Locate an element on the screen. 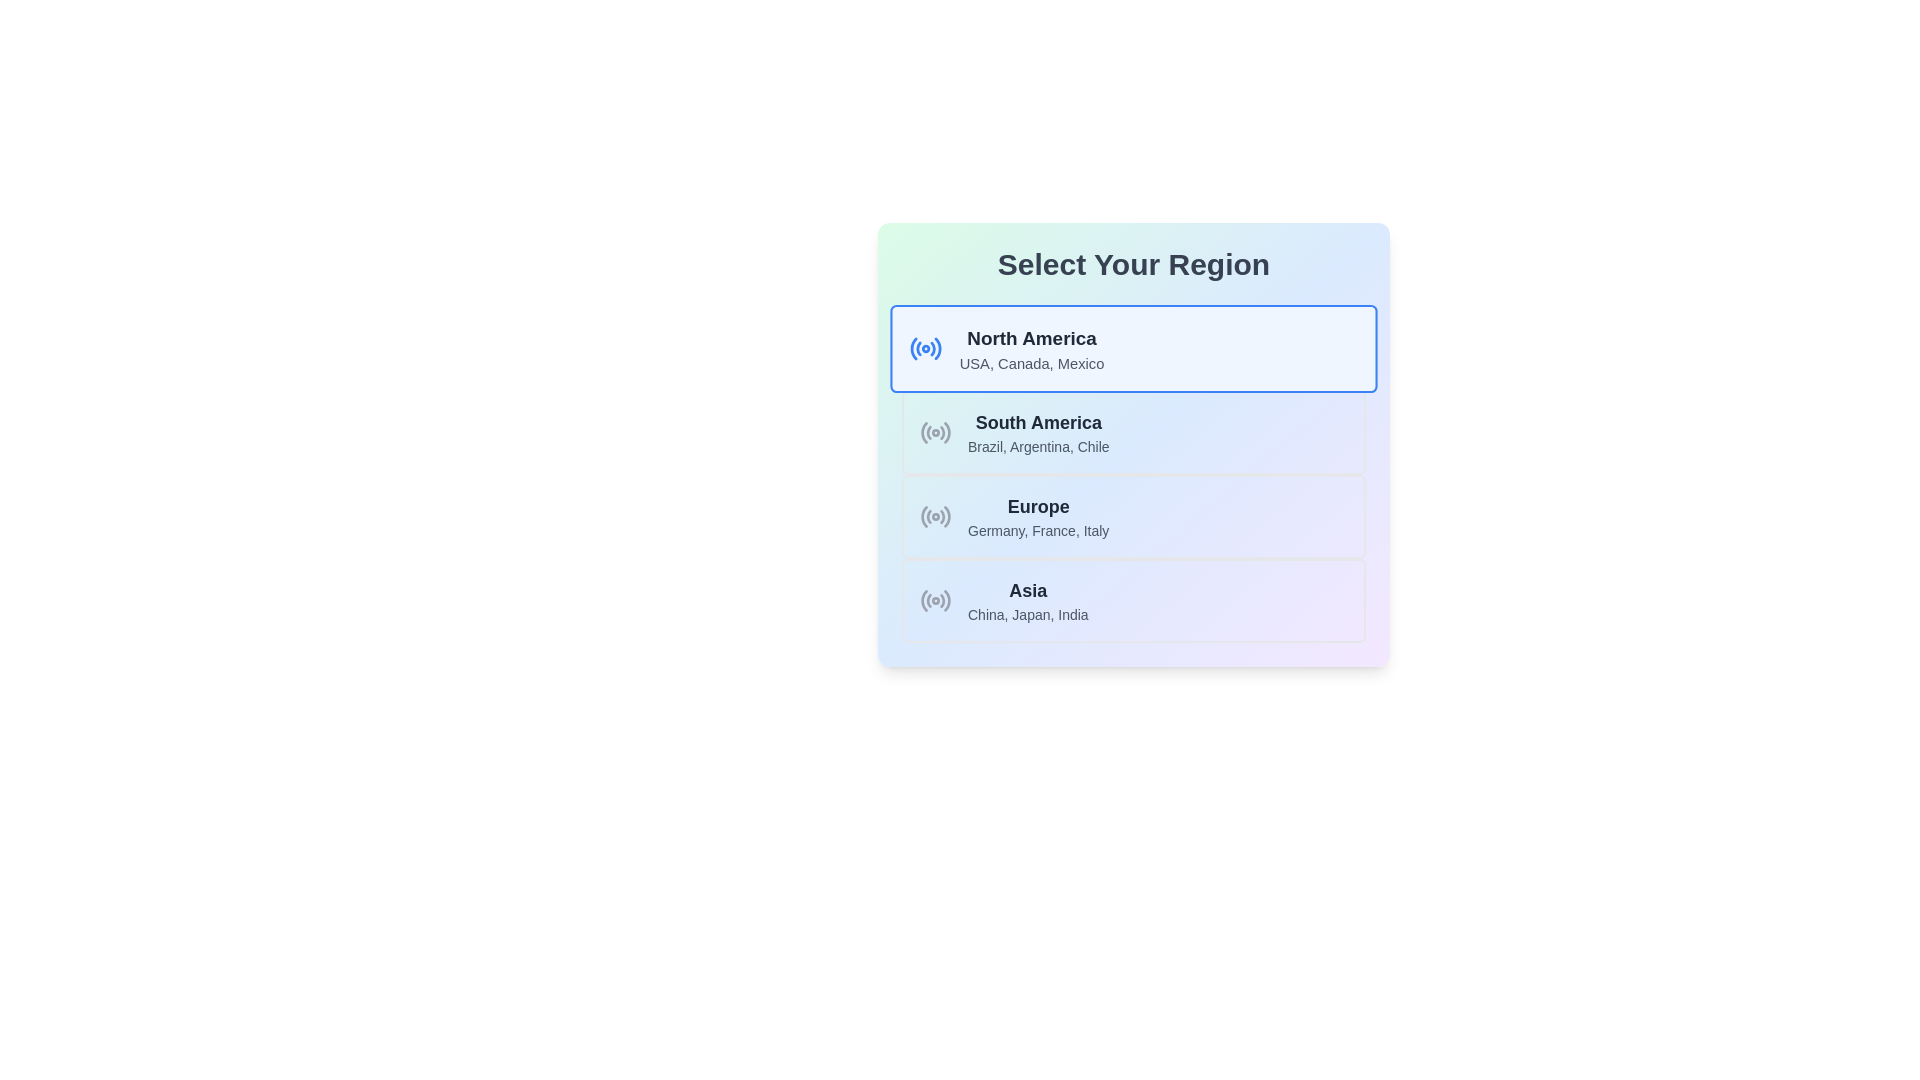  the fourth List Item in the 'Select Your Region' card is located at coordinates (1028, 600).